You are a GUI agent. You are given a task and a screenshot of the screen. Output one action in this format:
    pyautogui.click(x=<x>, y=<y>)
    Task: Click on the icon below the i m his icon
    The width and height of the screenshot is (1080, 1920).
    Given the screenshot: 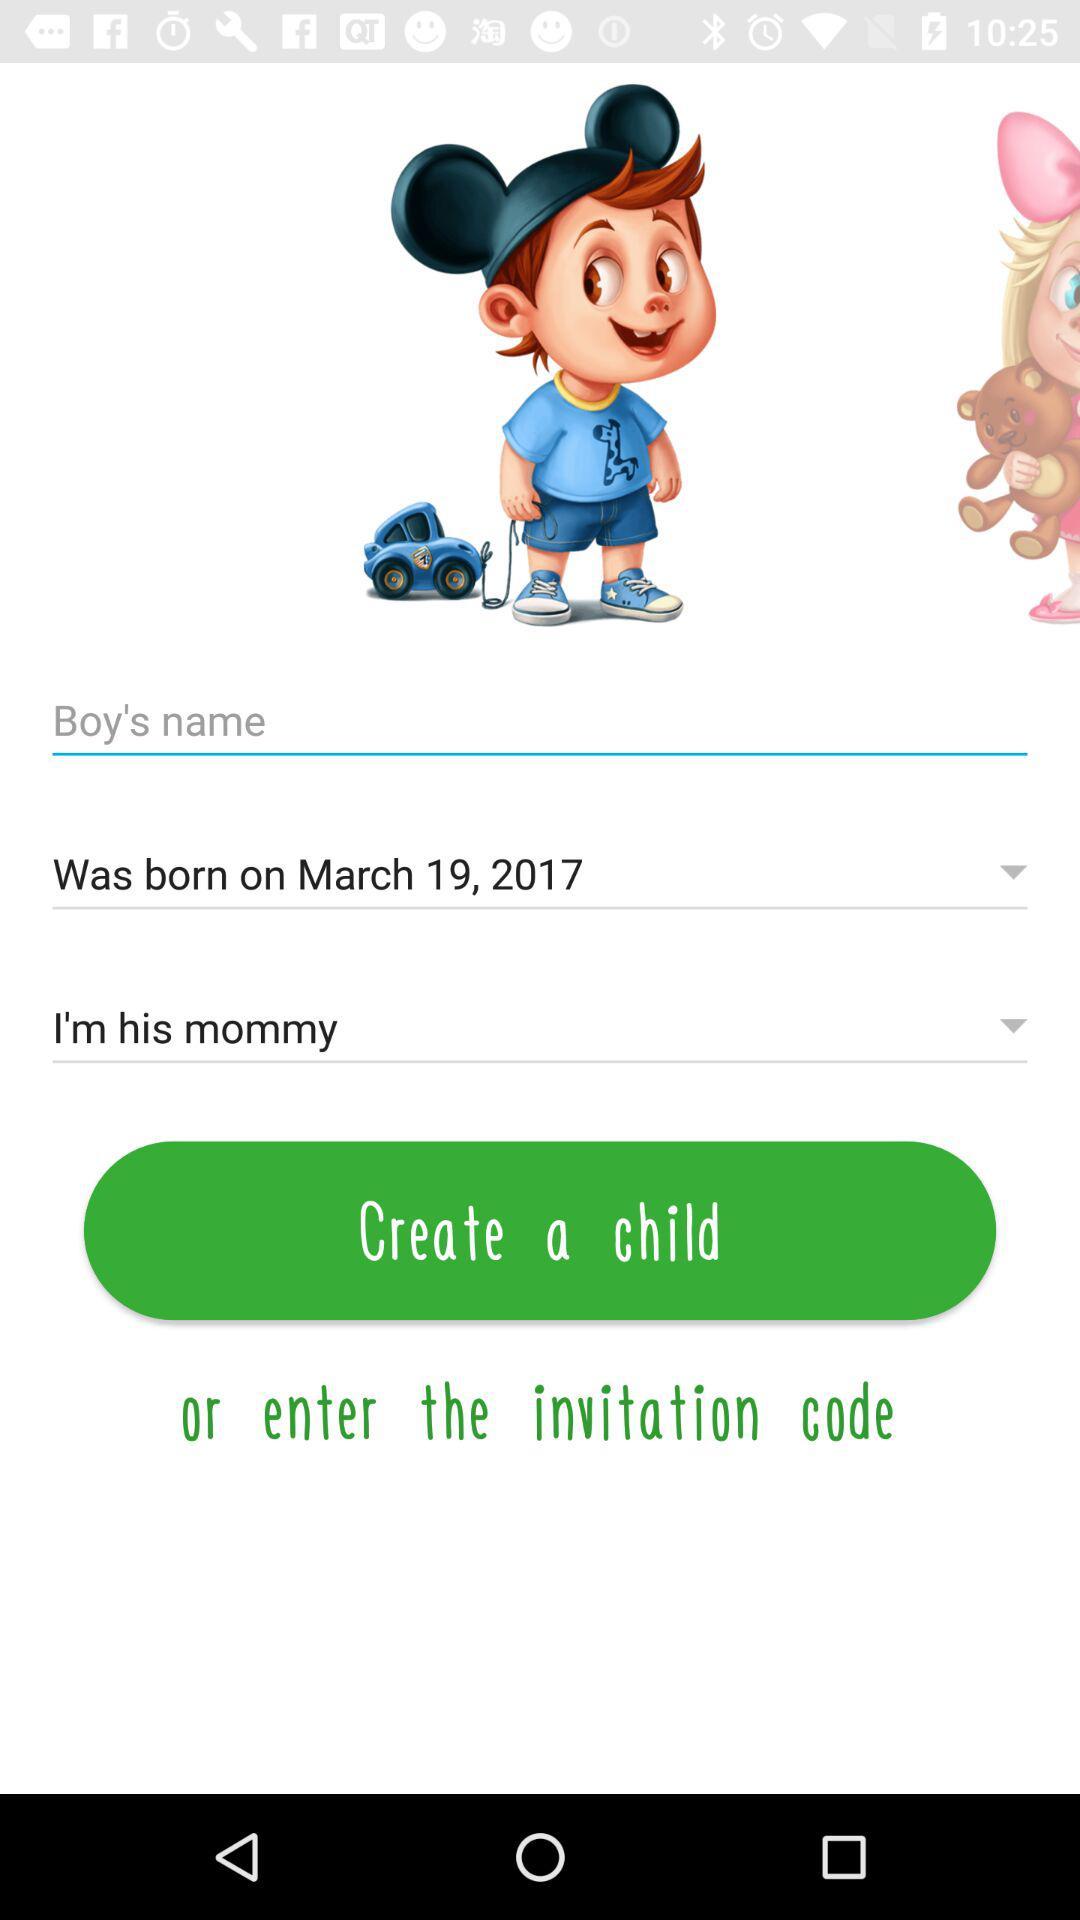 What is the action you would take?
    pyautogui.click(x=540, y=1229)
    